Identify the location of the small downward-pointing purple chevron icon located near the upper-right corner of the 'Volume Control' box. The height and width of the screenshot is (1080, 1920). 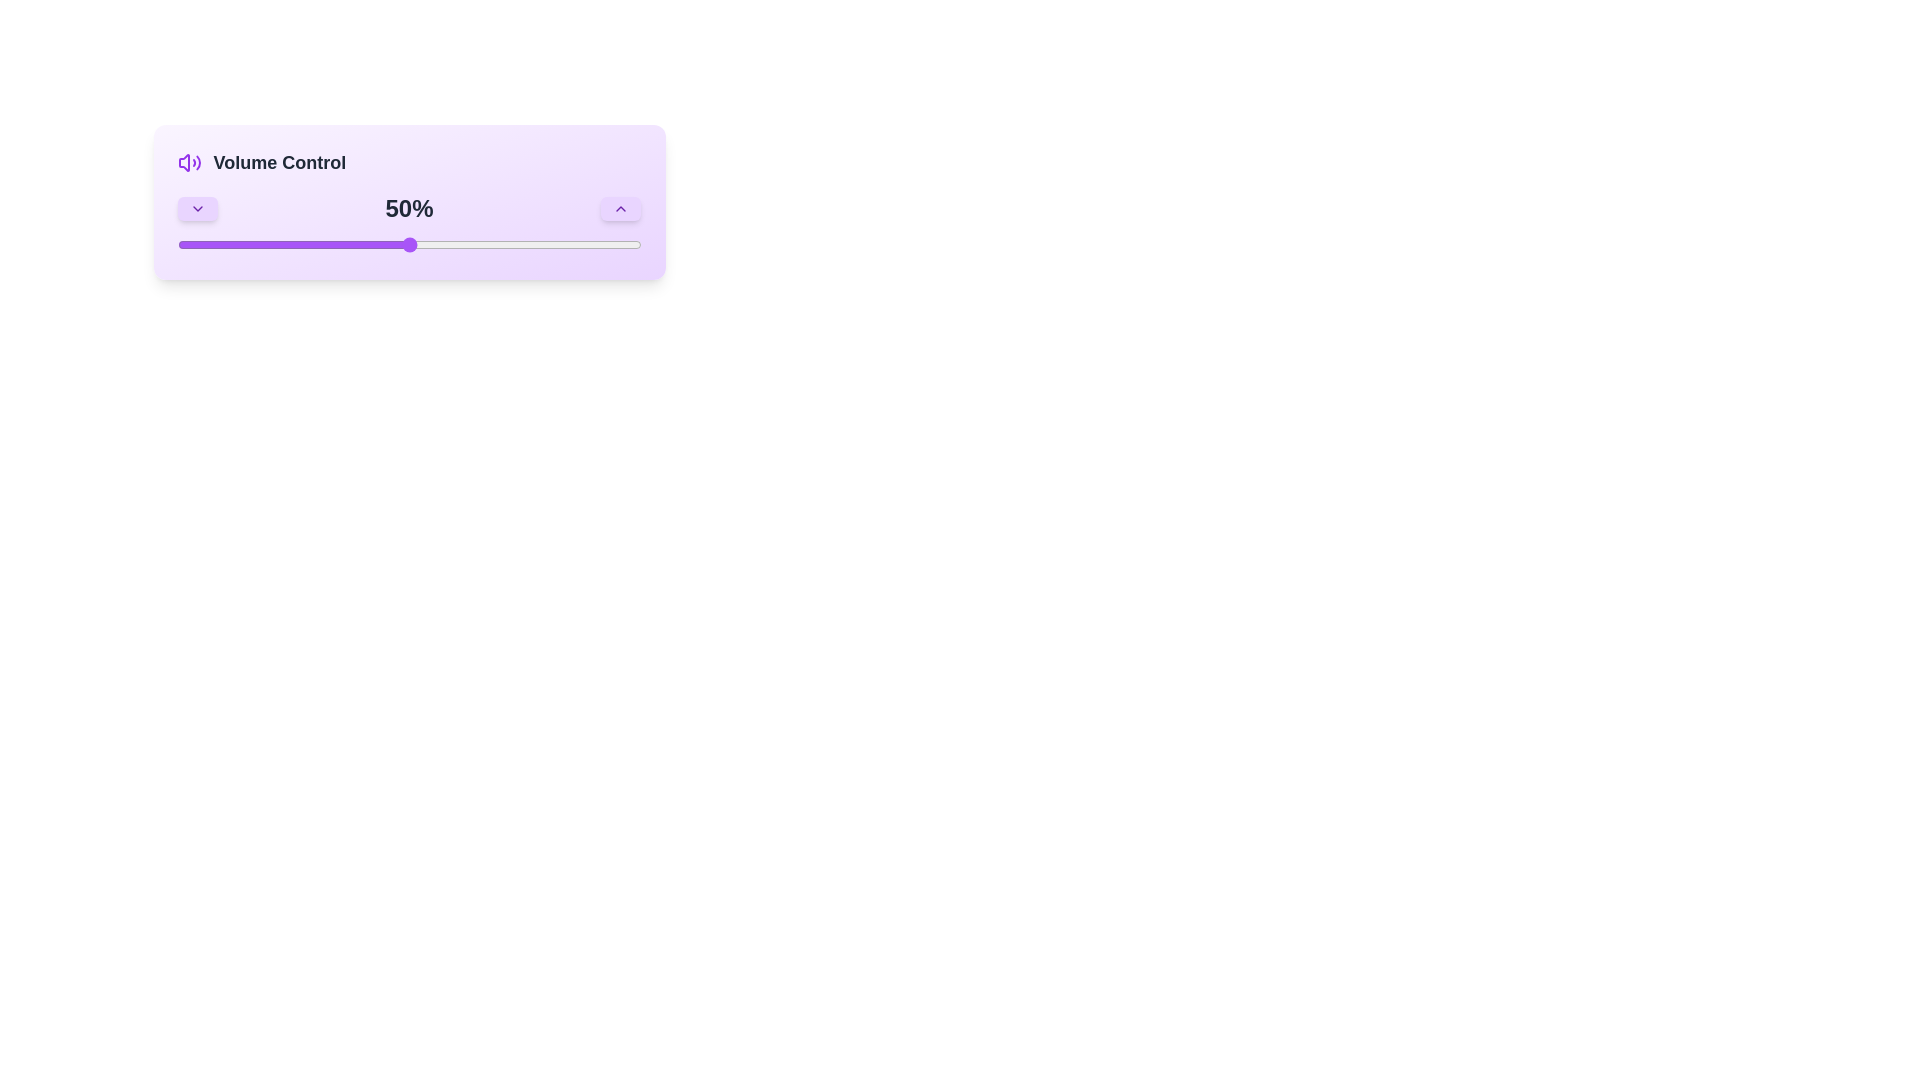
(197, 208).